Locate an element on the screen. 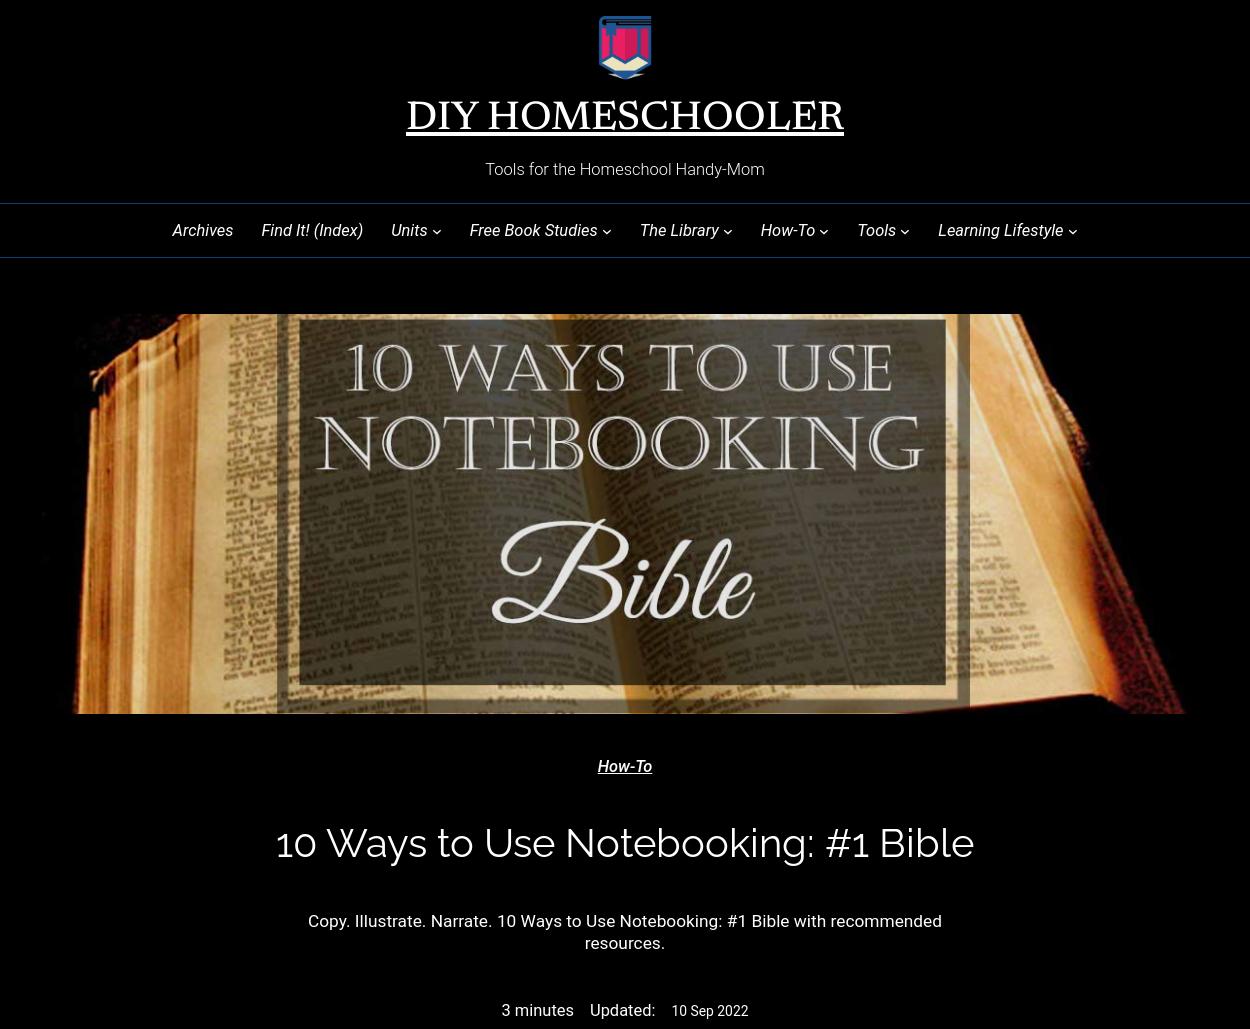 This screenshot has width=1250, height=1029. 'Learning Lifestyle' is located at coordinates (938, 228).